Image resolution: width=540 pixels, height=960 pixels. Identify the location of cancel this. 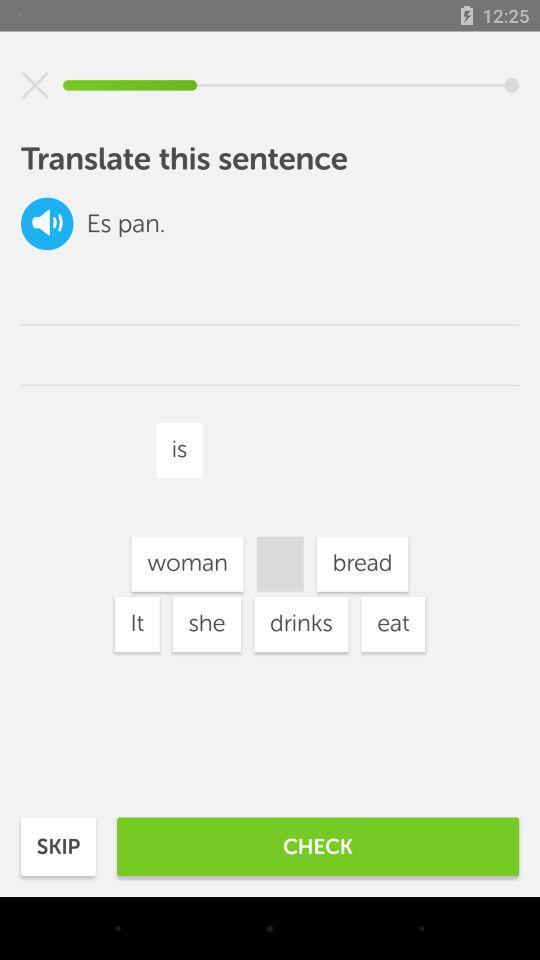
(35, 85).